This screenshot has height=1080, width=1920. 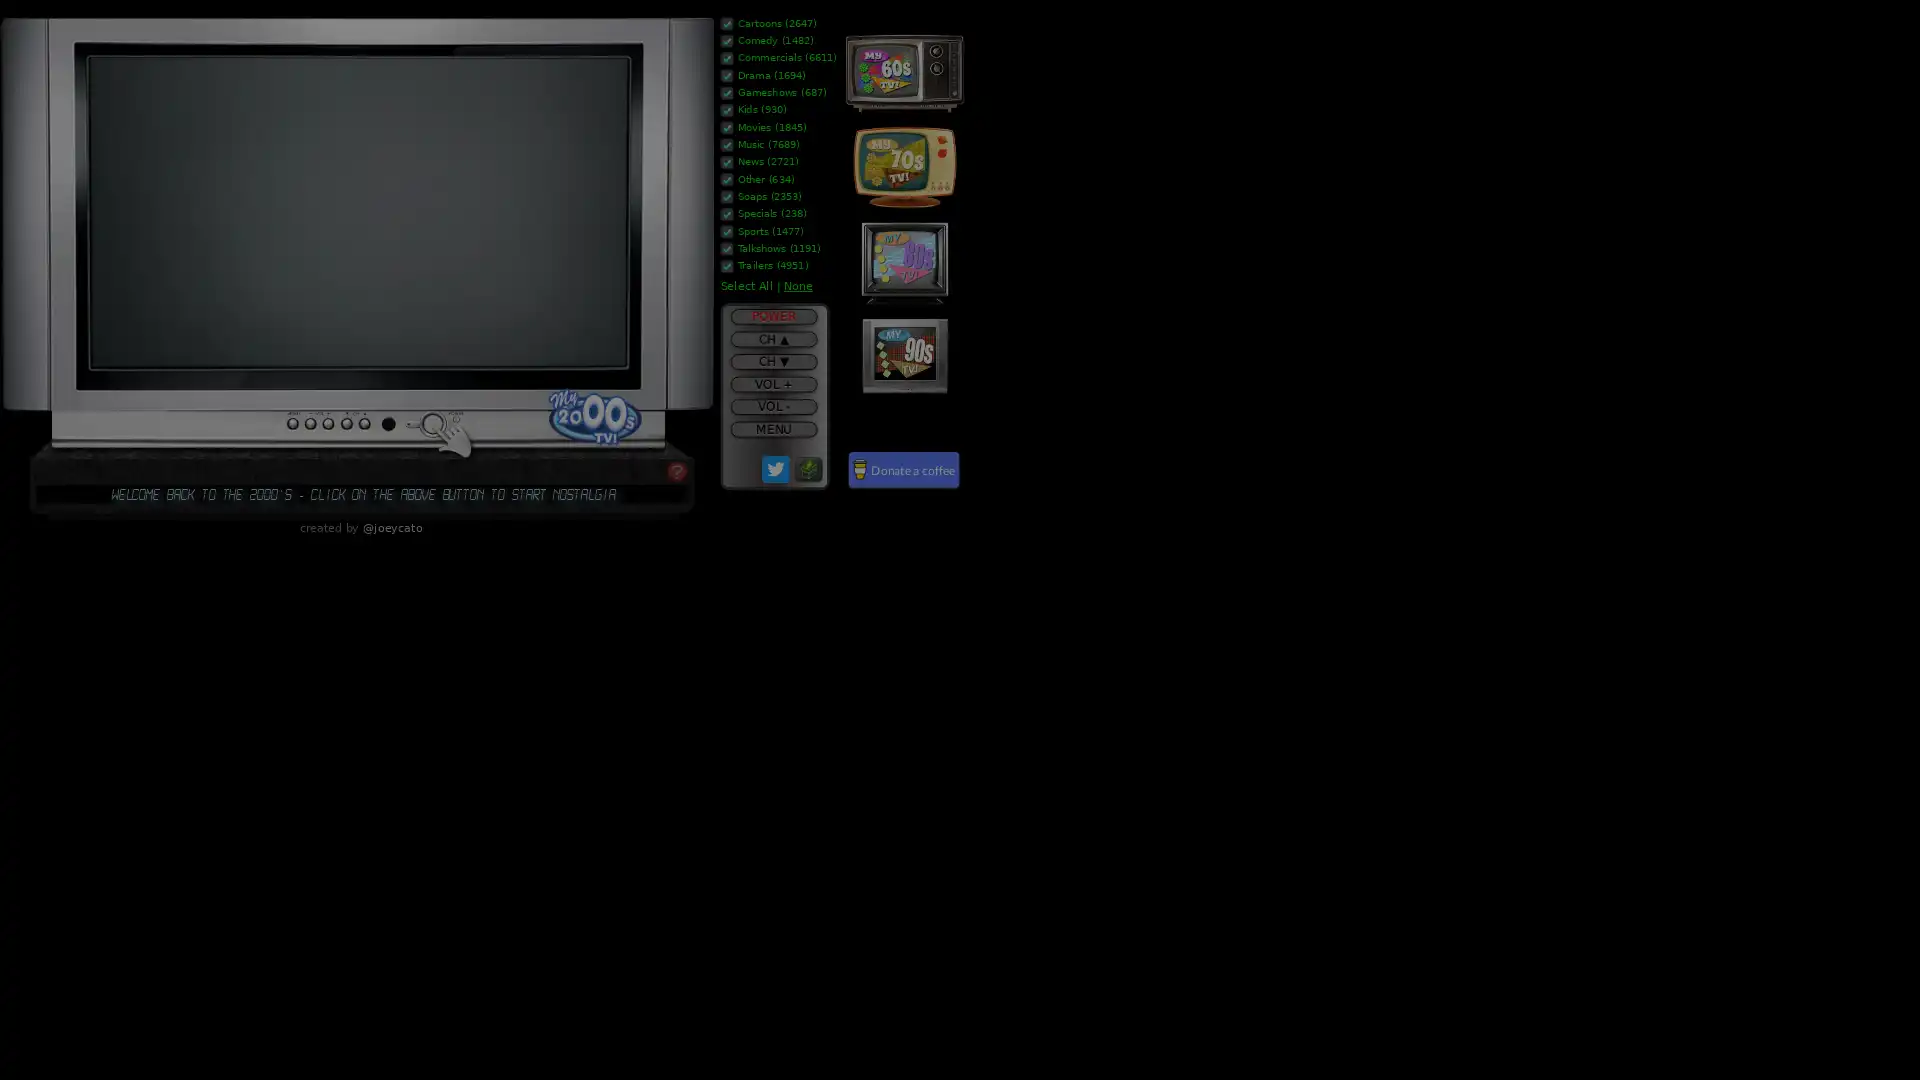 What do you see at coordinates (772, 405) in the screenshot?
I see `VOL -` at bounding box center [772, 405].